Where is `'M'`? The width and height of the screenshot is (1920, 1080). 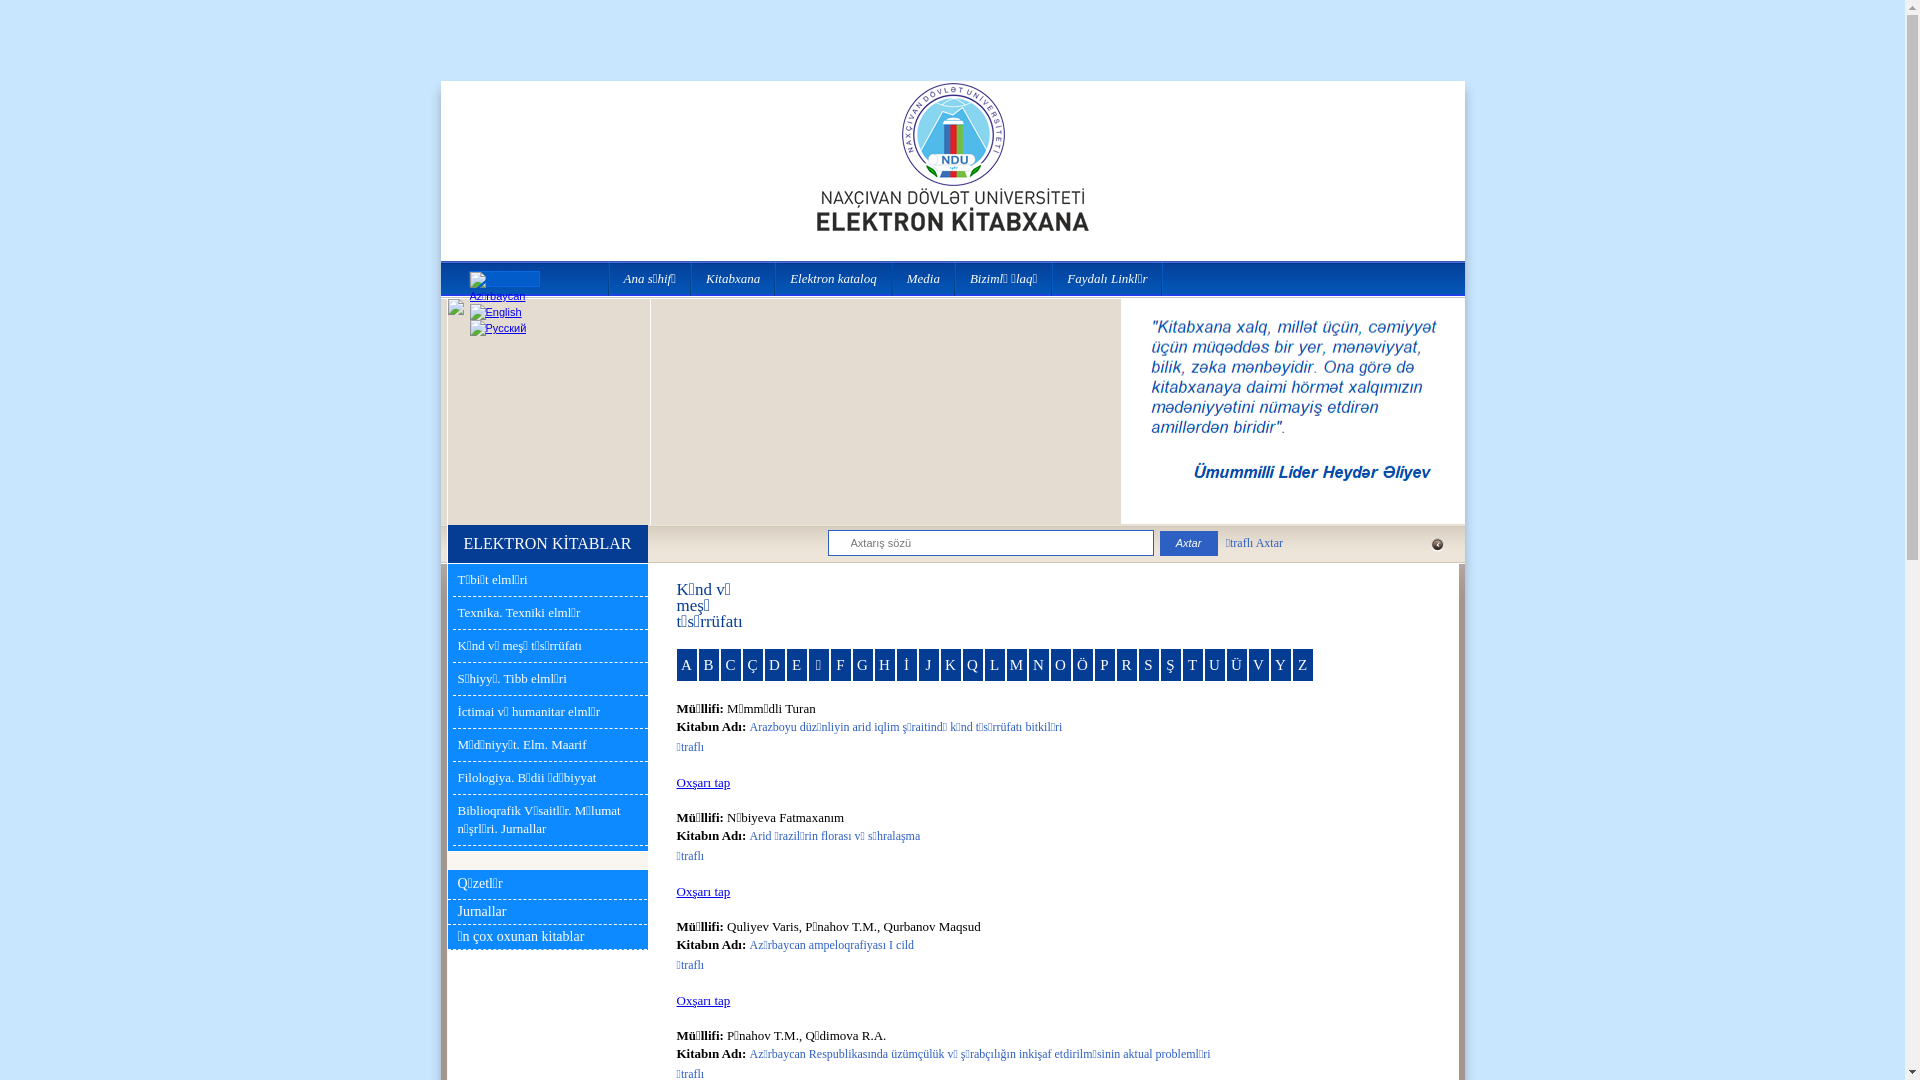 'M' is located at coordinates (1016, 664).